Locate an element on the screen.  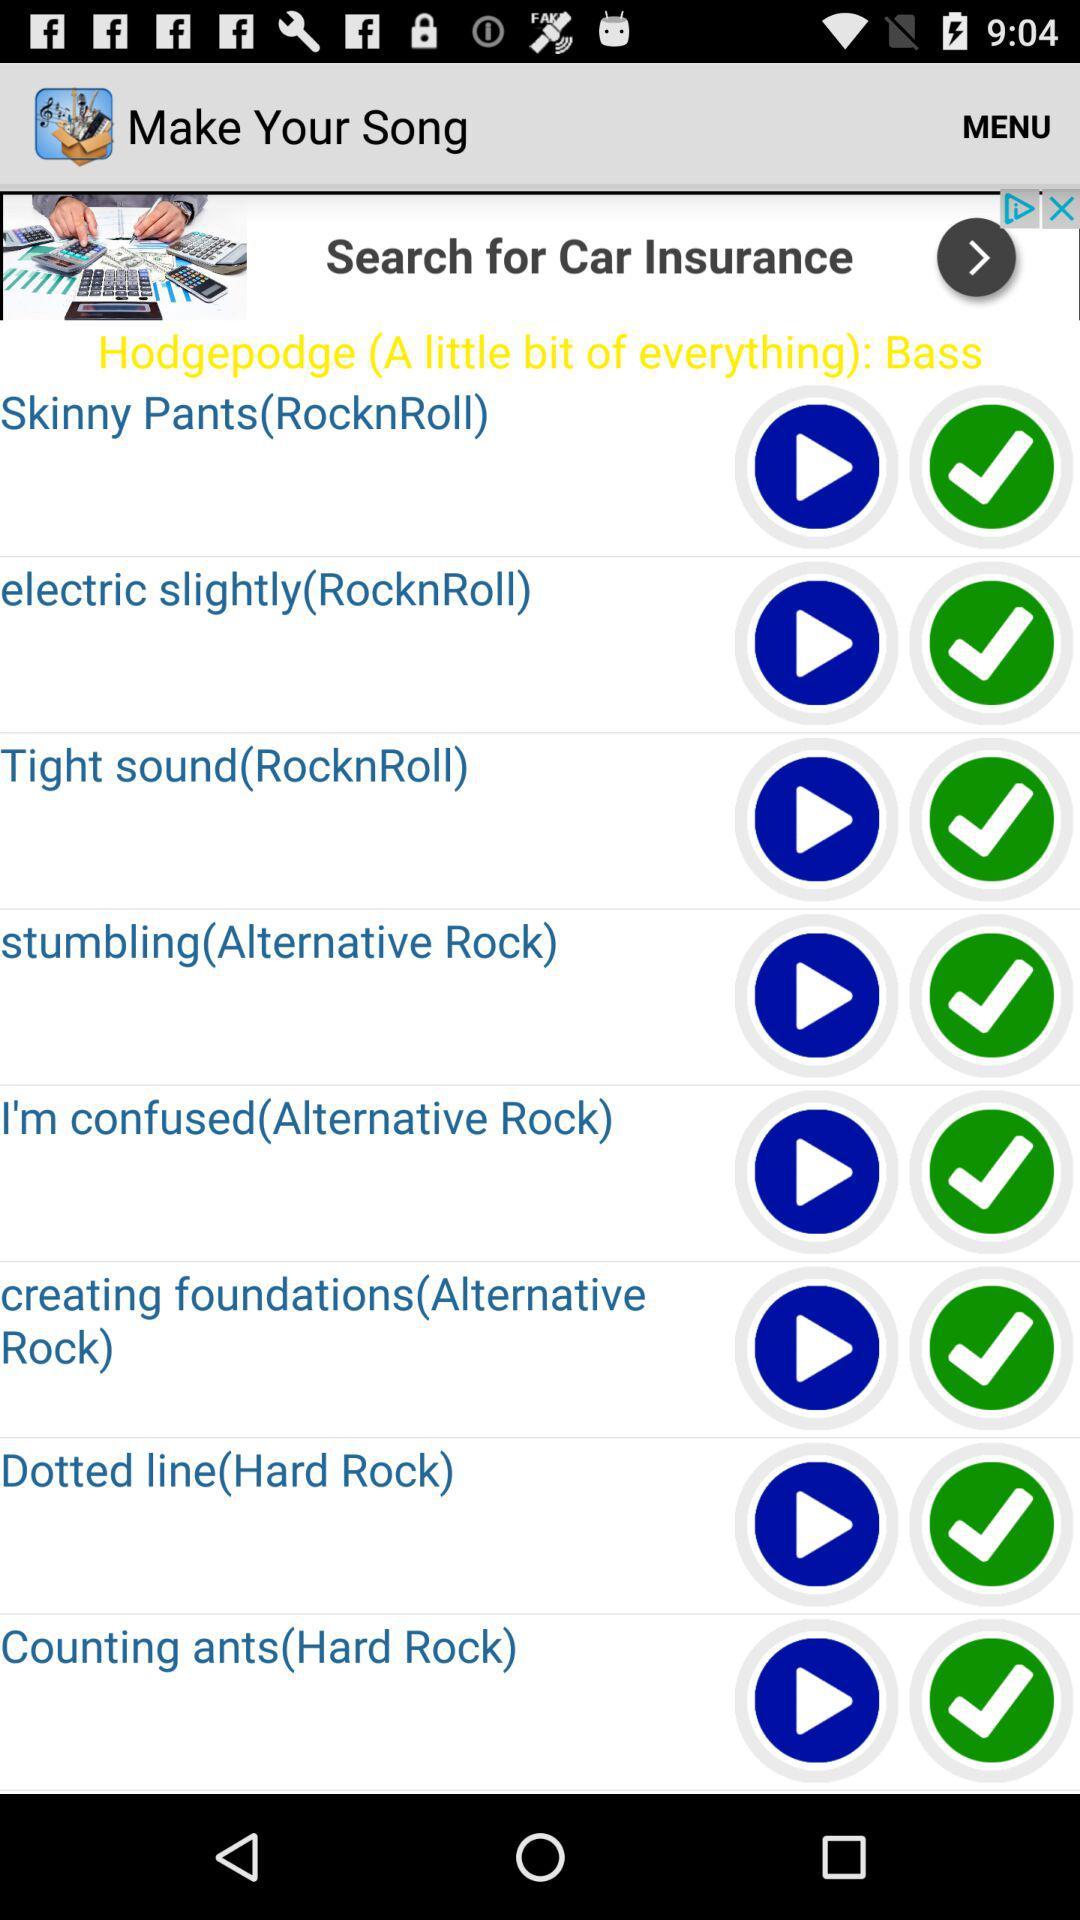
this song is located at coordinates (992, 467).